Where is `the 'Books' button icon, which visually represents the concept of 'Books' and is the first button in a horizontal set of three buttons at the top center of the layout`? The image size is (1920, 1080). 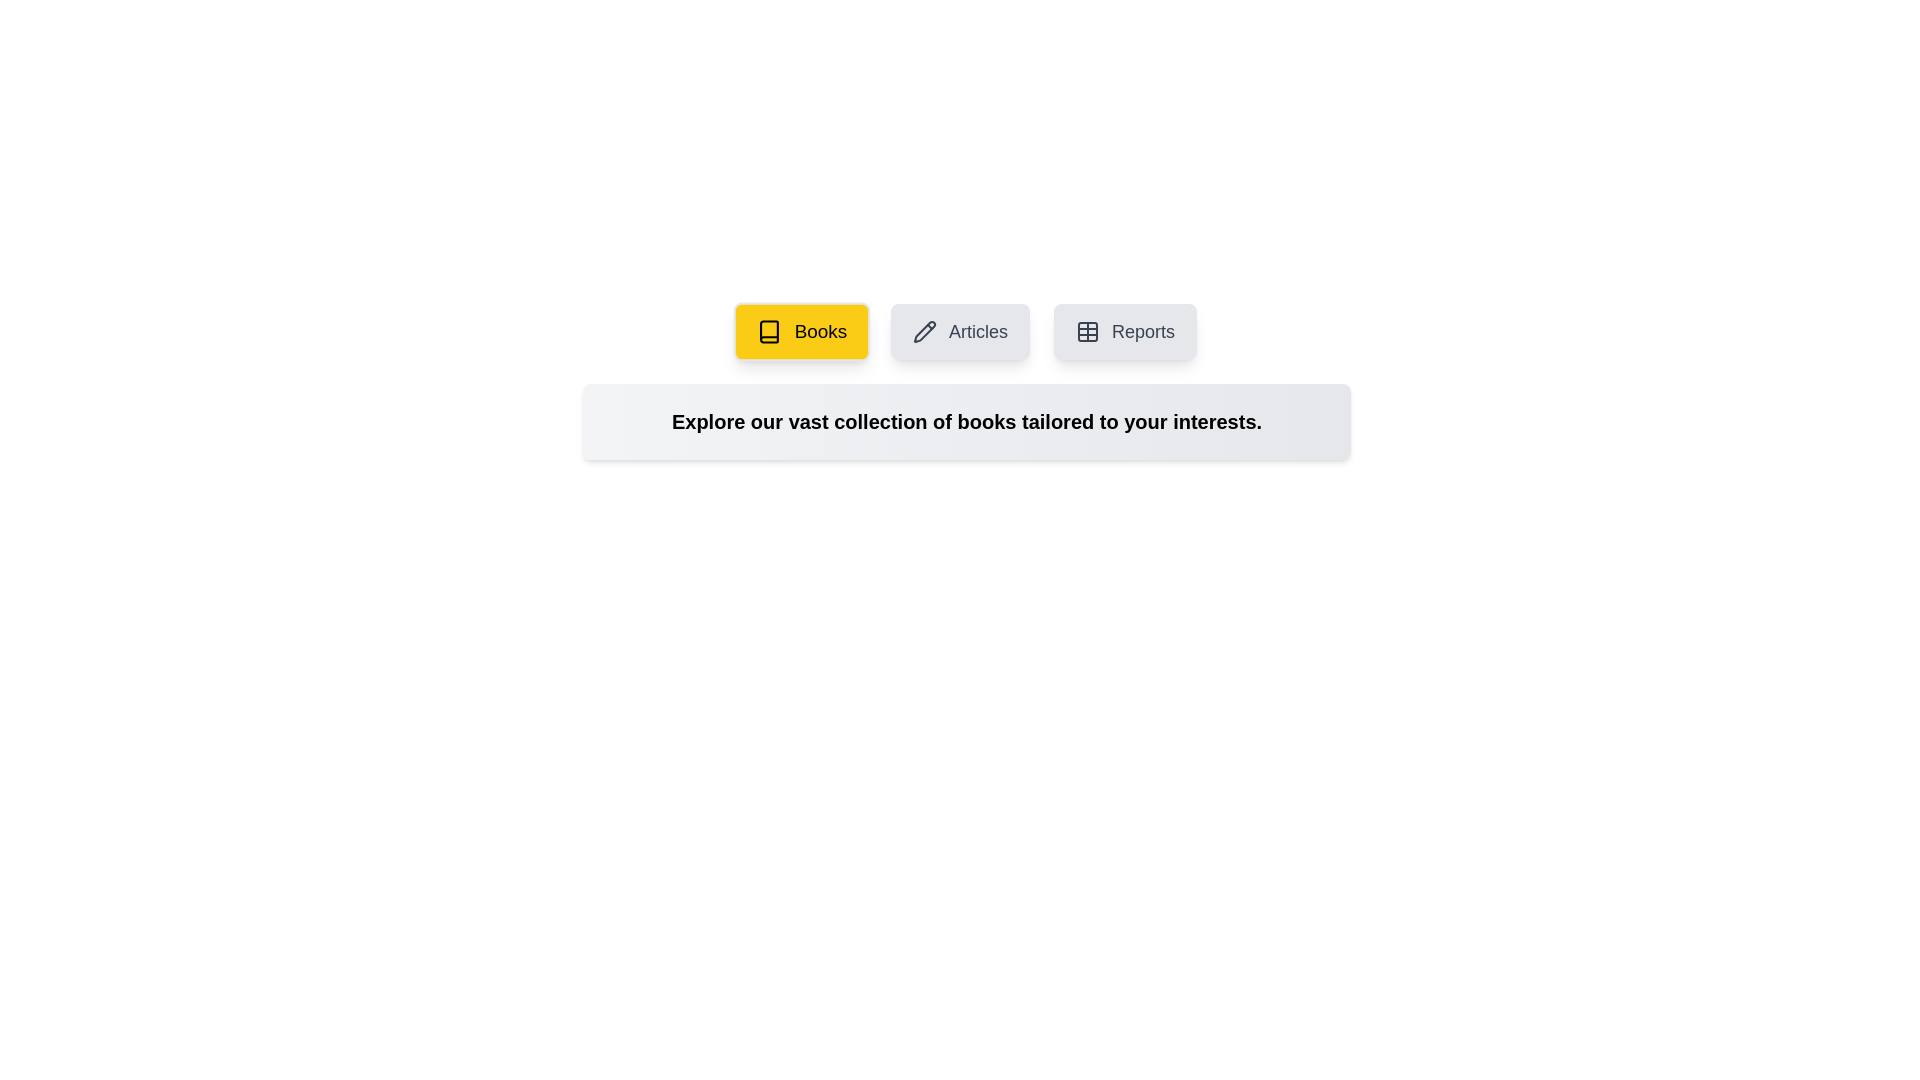
the 'Books' button icon, which visually represents the concept of 'Books' and is the first button in a horizontal set of three buttons at the top center of the layout is located at coordinates (768, 330).